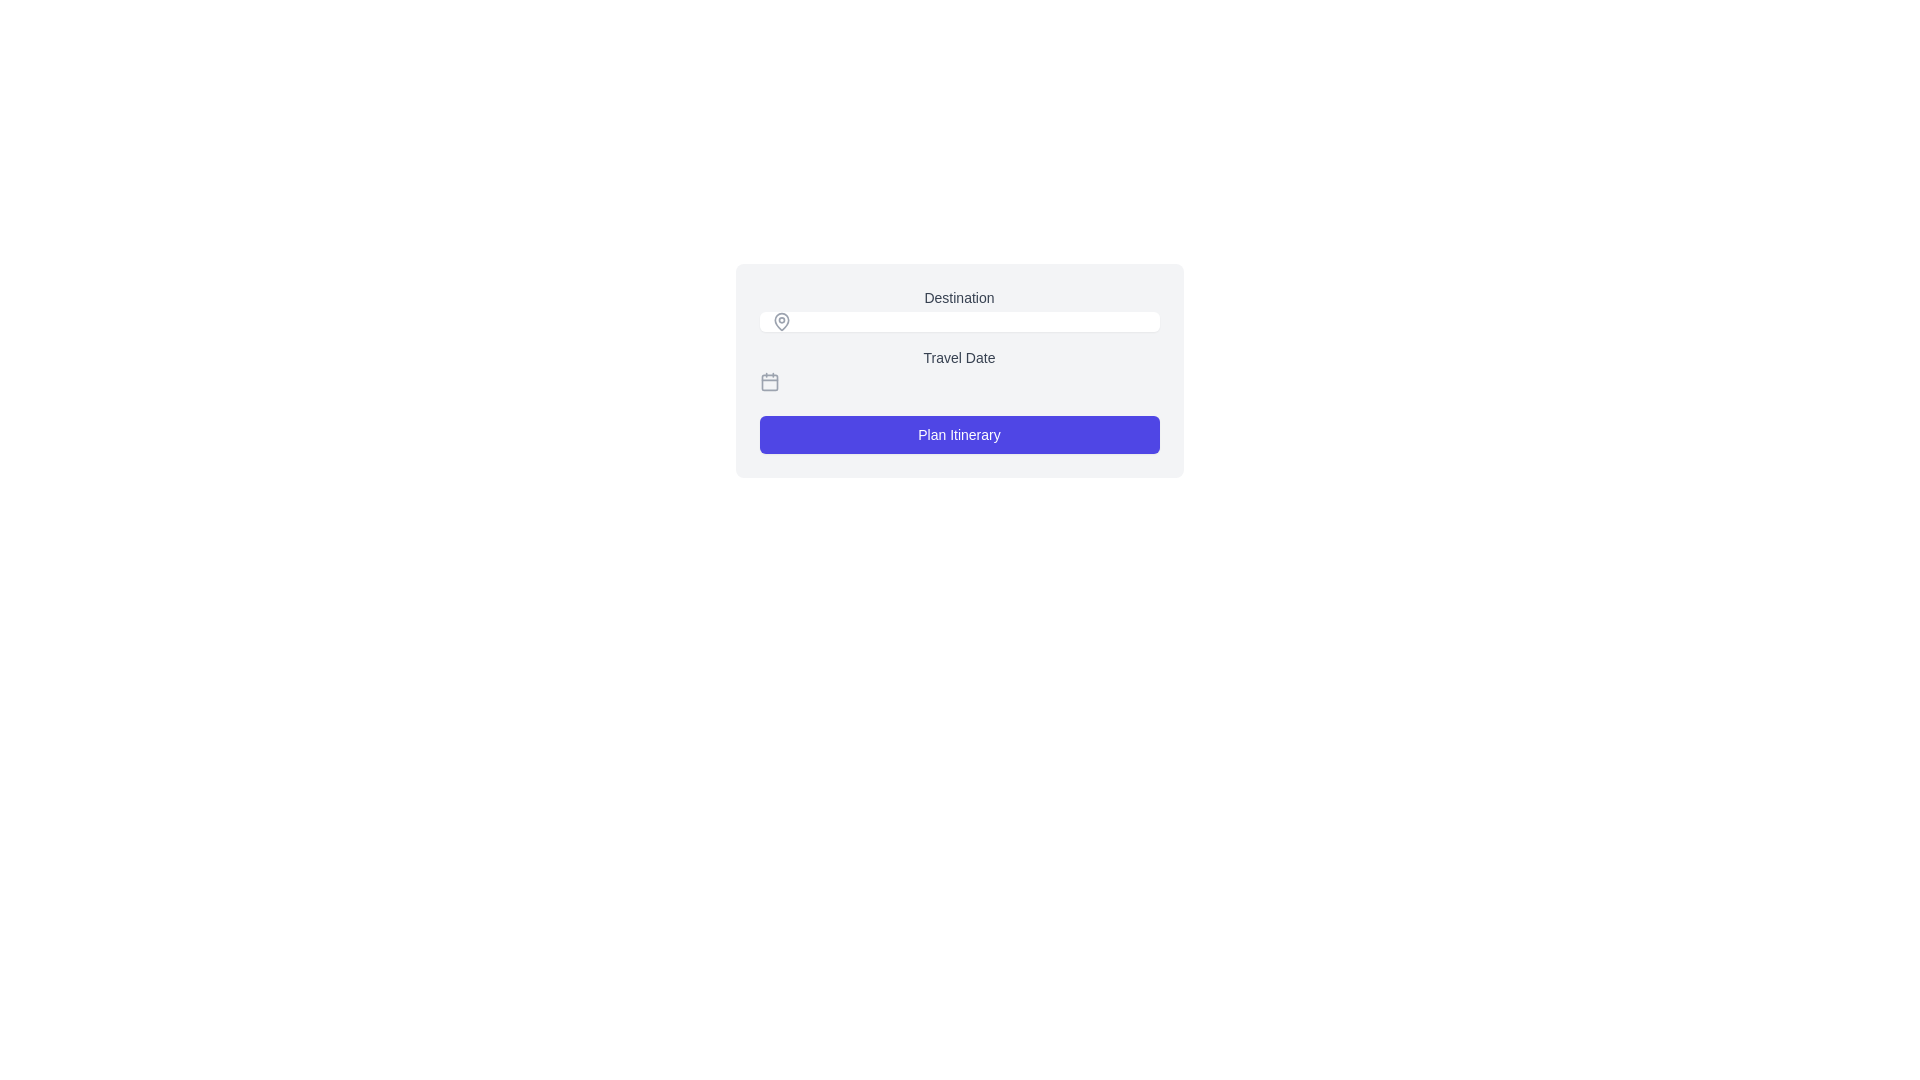  Describe the element at coordinates (774, 320) in the screenshot. I see `the gray map pin SVG icon located inside the input field labeled 'Destination', positioned at the leftmost side` at that location.